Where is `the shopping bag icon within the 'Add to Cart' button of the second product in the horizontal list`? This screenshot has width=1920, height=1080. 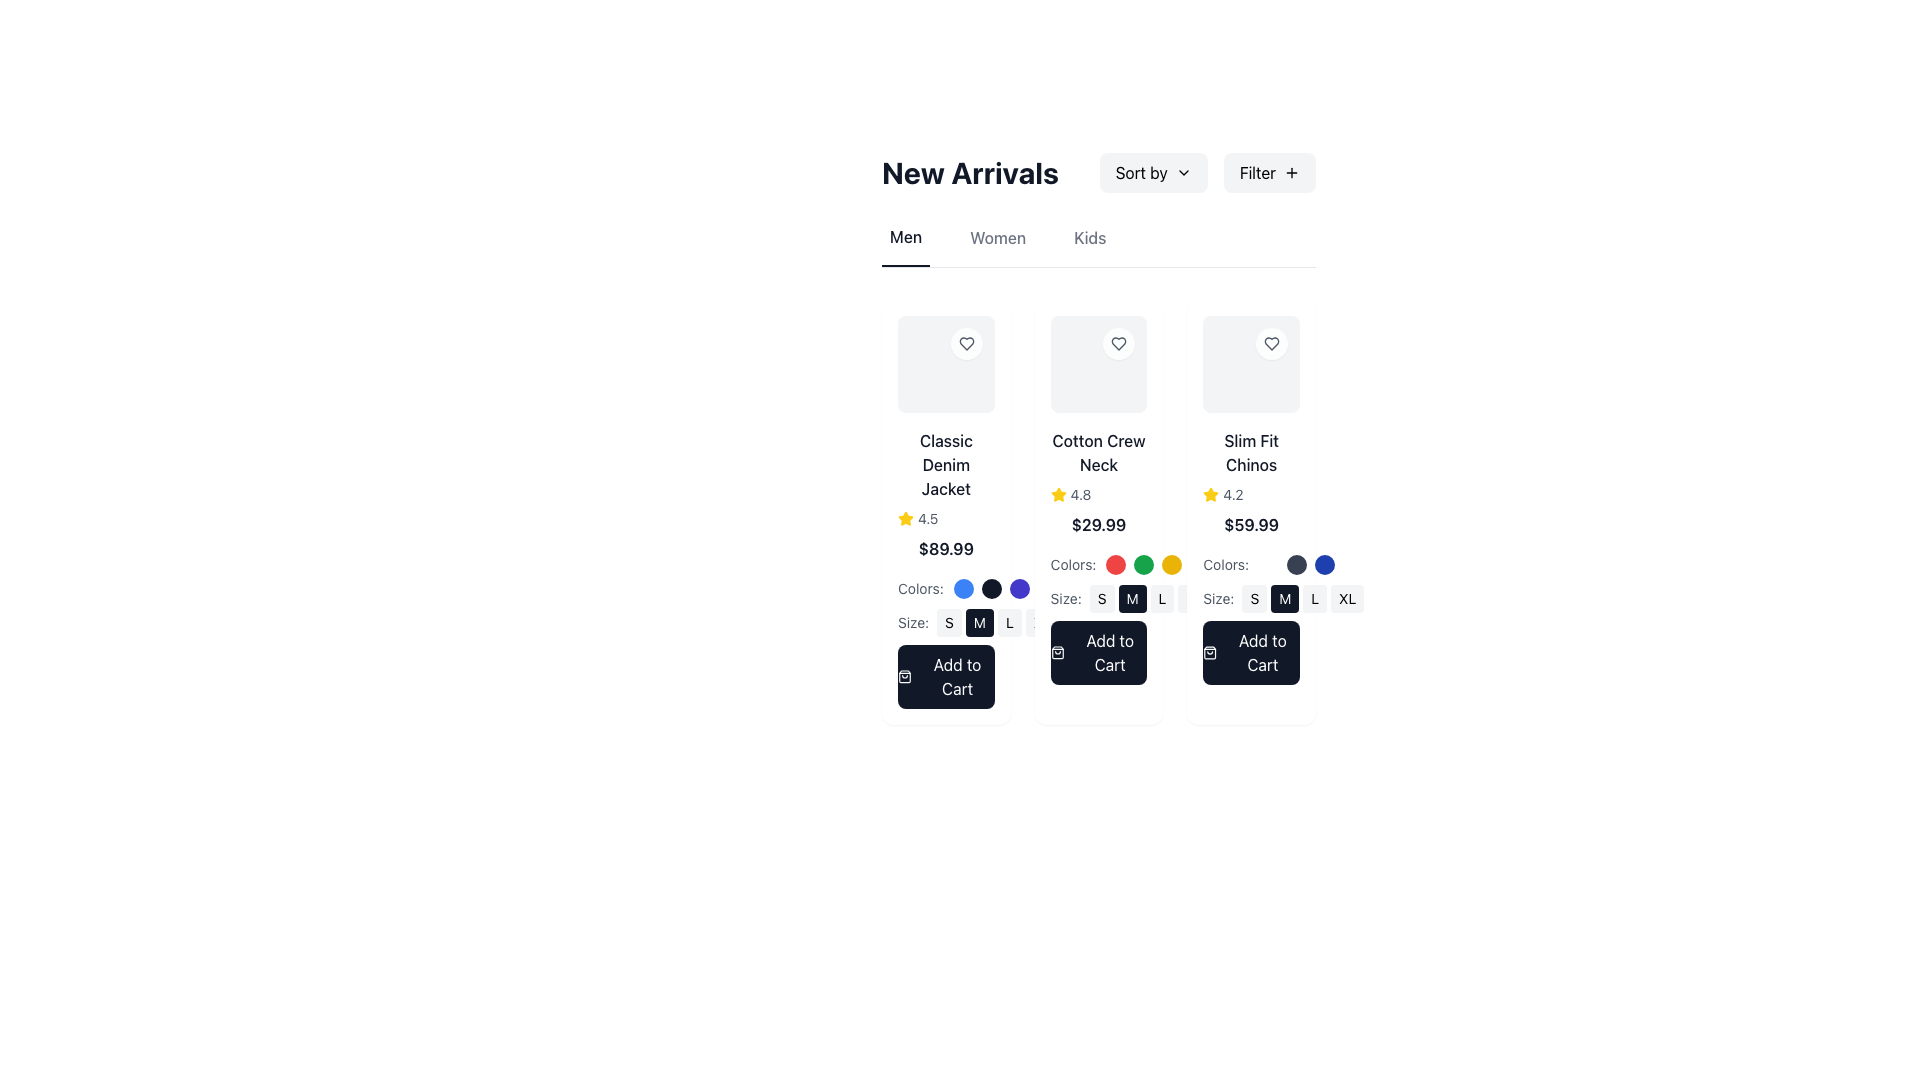 the shopping bag icon within the 'Add to Cart' button of the second product in the horizontal list is located at coordinates (1056, 652).